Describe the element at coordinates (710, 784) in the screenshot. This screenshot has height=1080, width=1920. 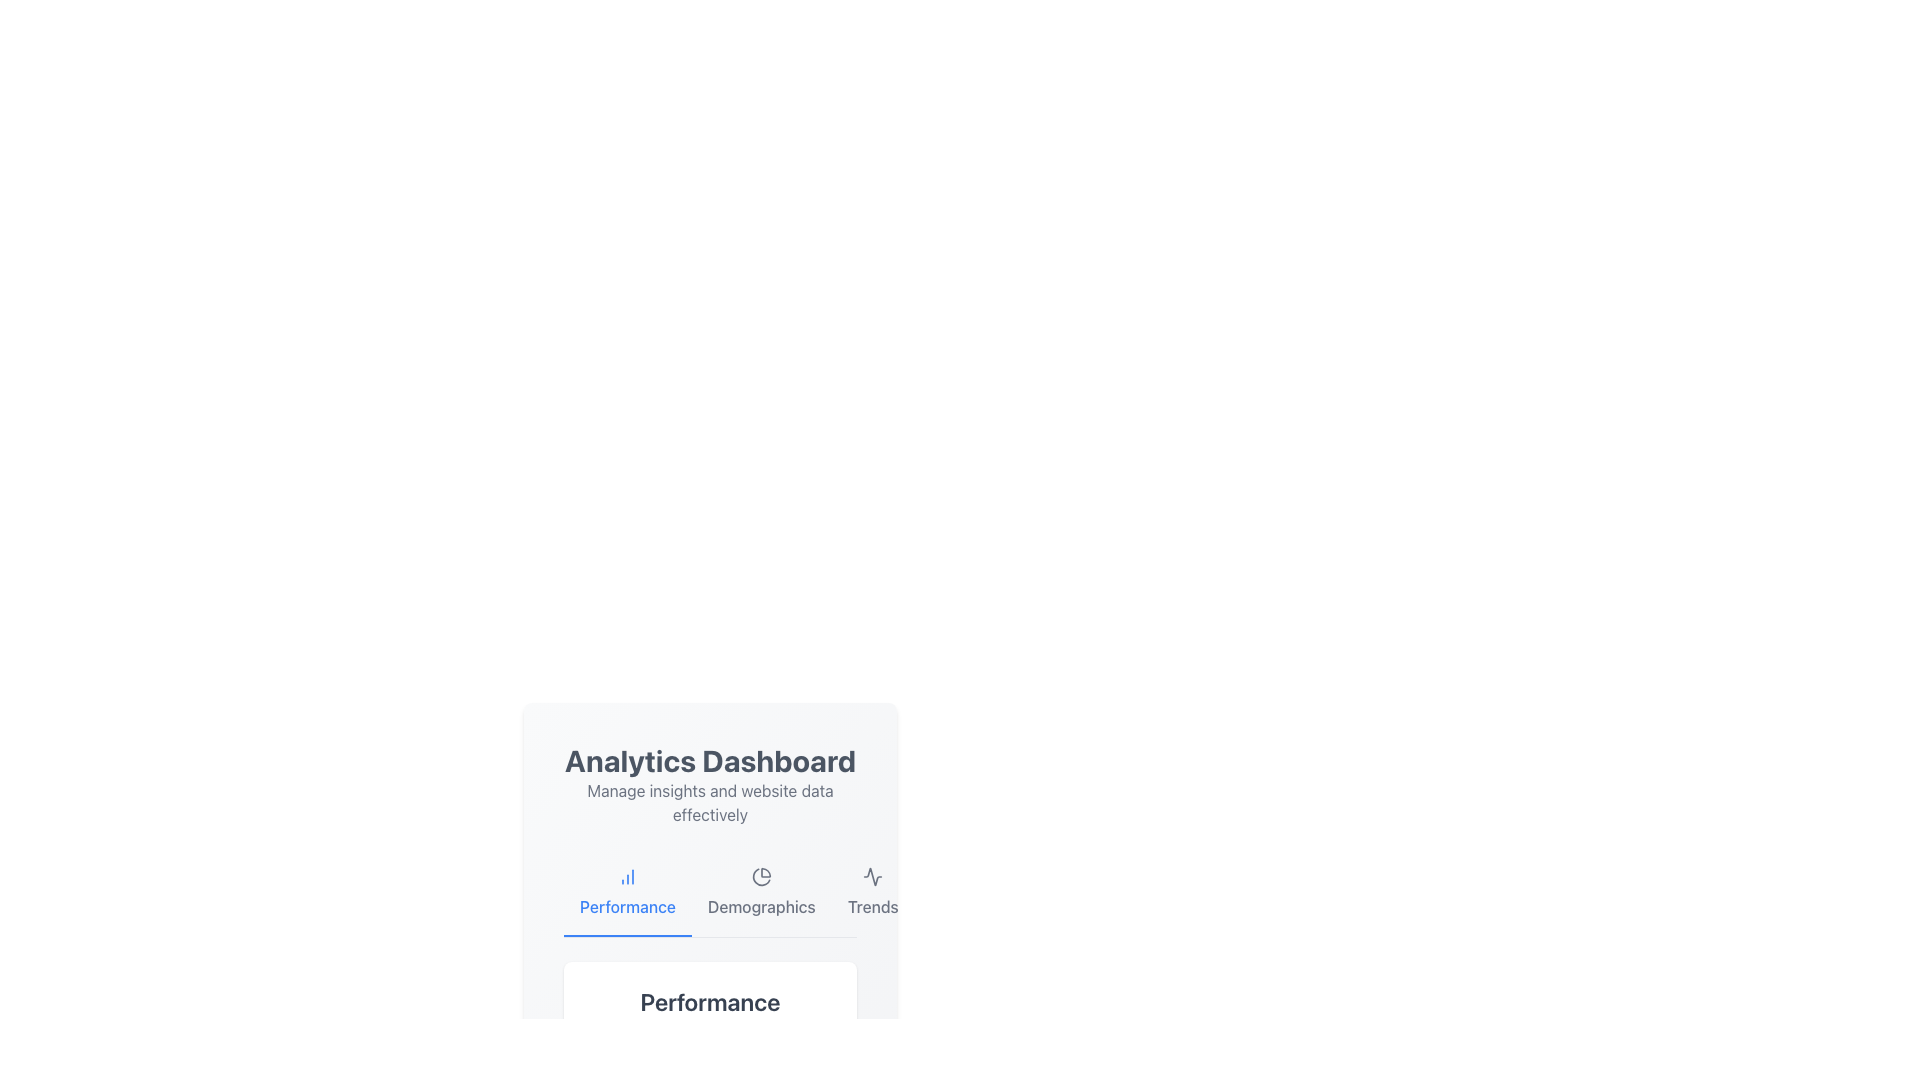
I see `the header text block that provides the title and description of the dashboard, which is centrally located near the top of the interface` at that location.